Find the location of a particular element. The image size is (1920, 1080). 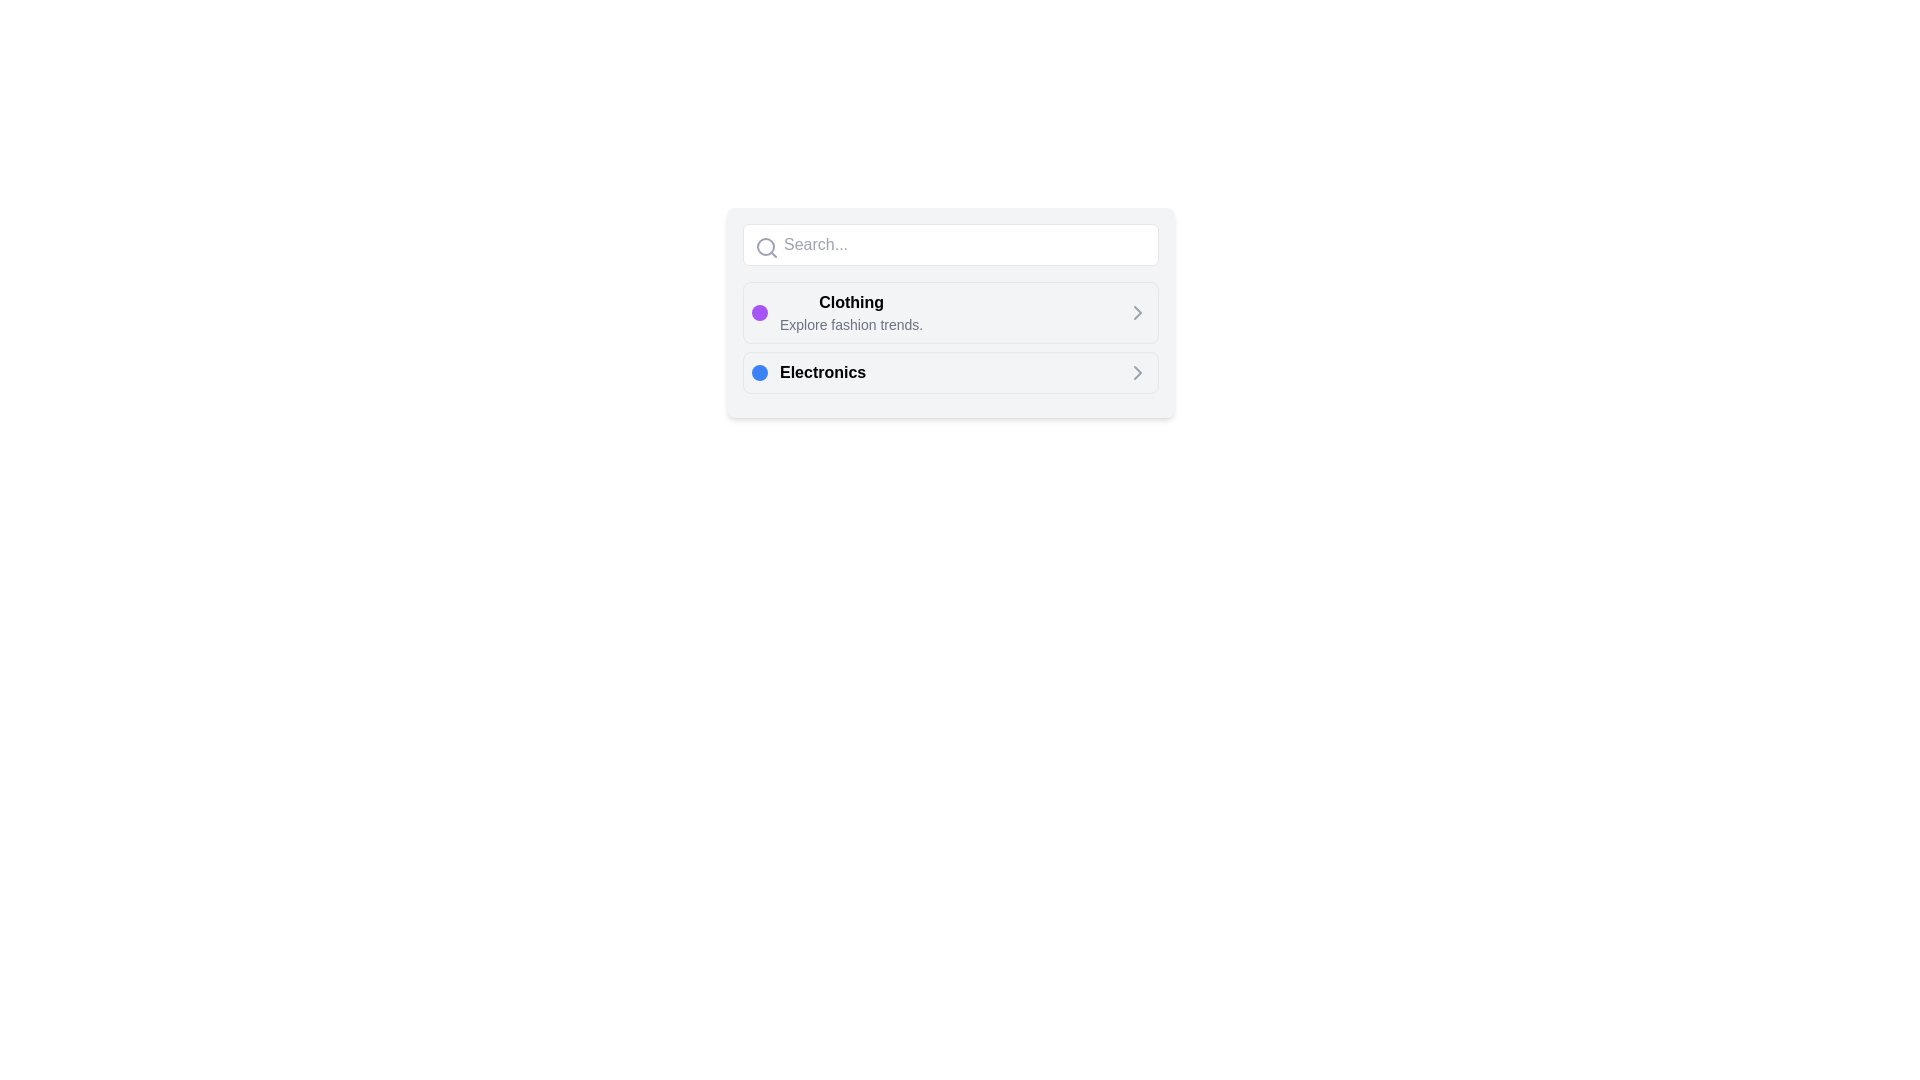

the right-arrow icon next to the 'Electronics' list item is located at coordinates (1137, 373).